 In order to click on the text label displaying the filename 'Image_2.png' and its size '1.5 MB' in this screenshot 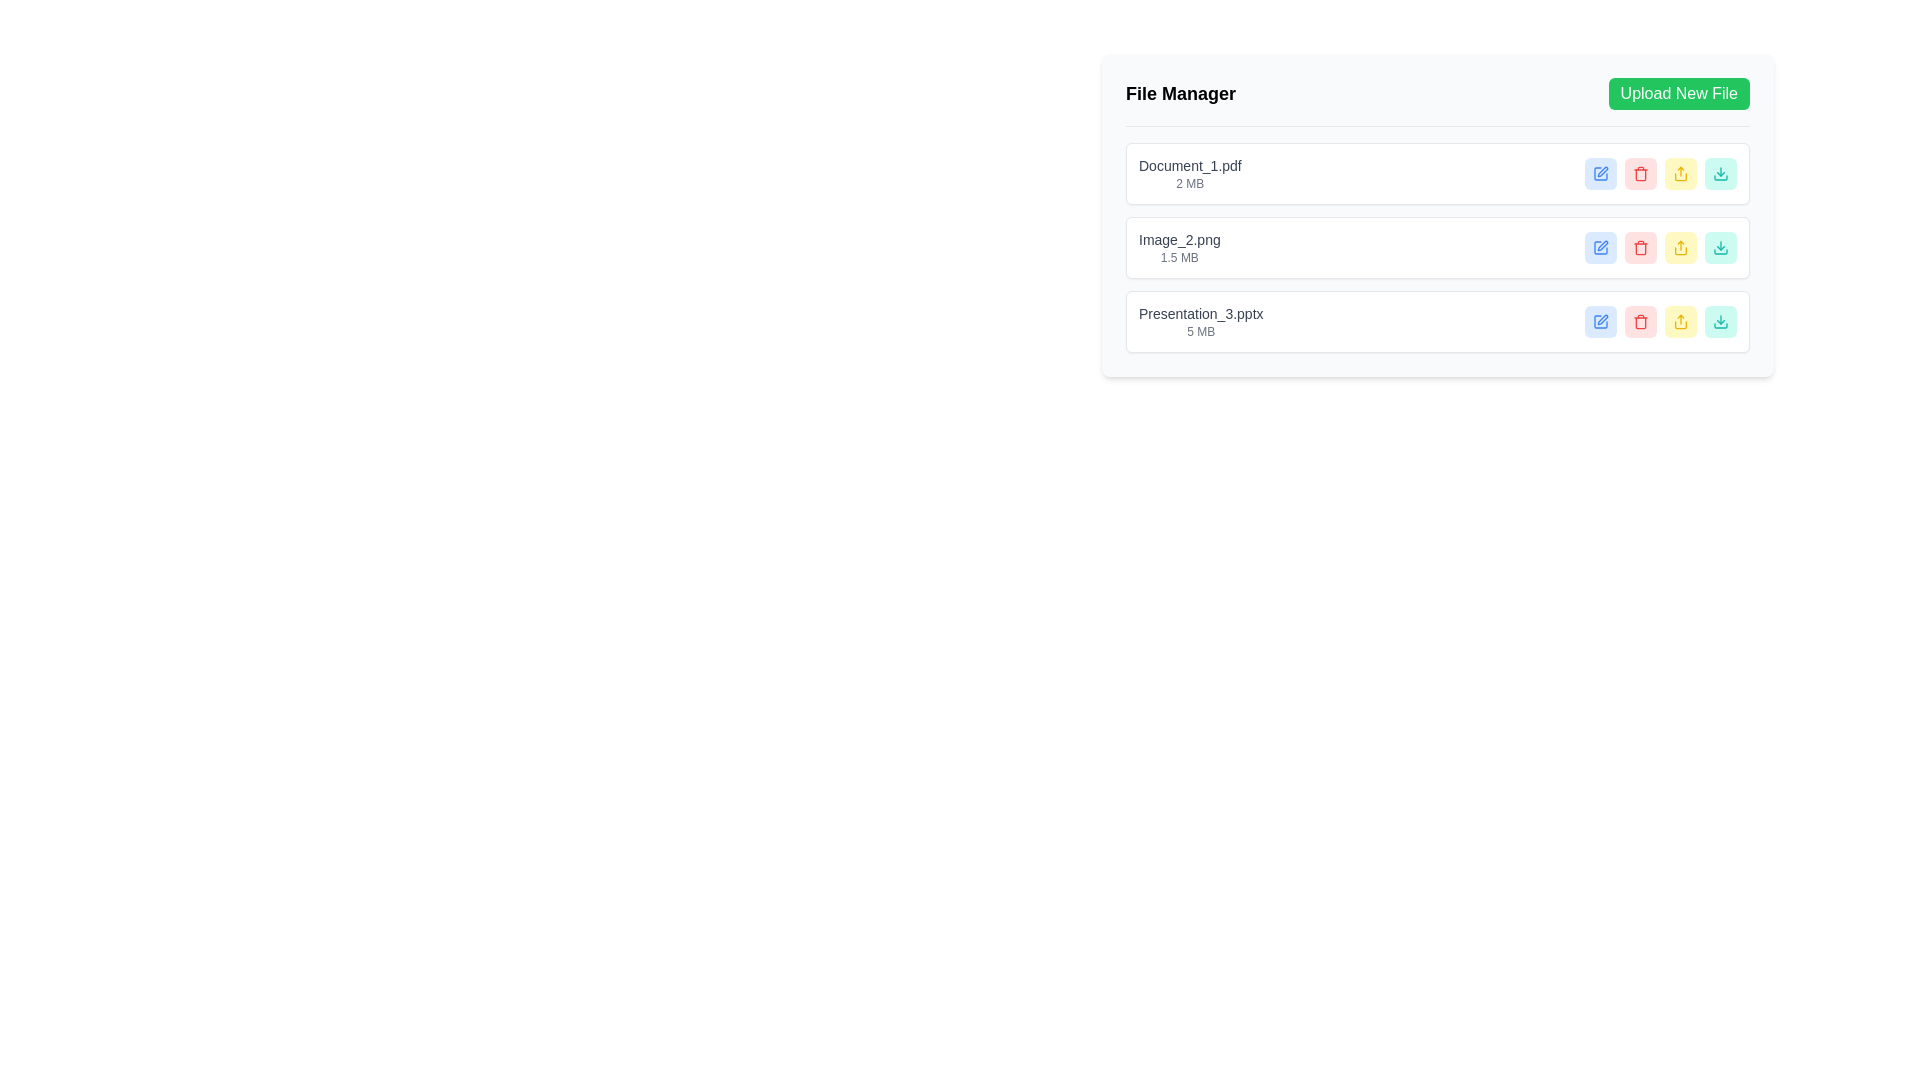, I will do `click(1179, 246)`.